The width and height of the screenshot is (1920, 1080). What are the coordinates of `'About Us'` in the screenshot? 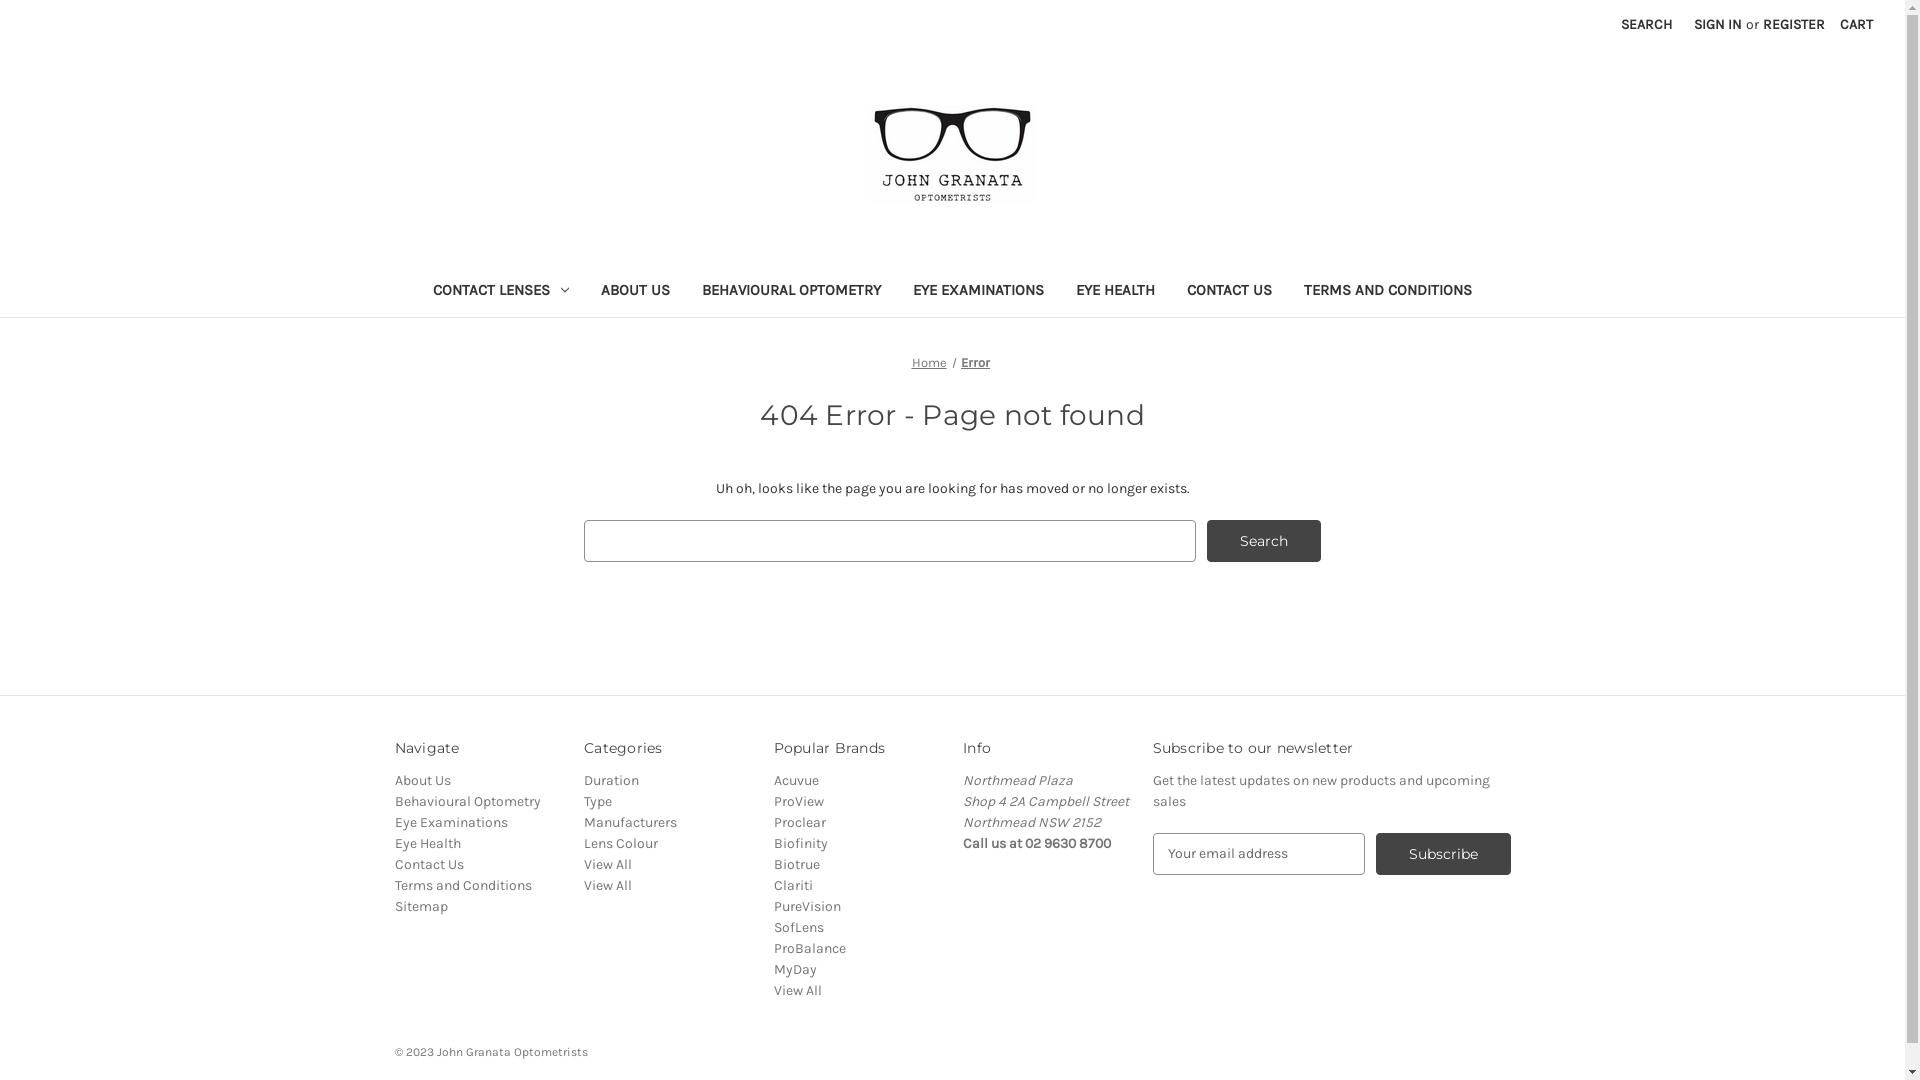 It's located at (421, 779).